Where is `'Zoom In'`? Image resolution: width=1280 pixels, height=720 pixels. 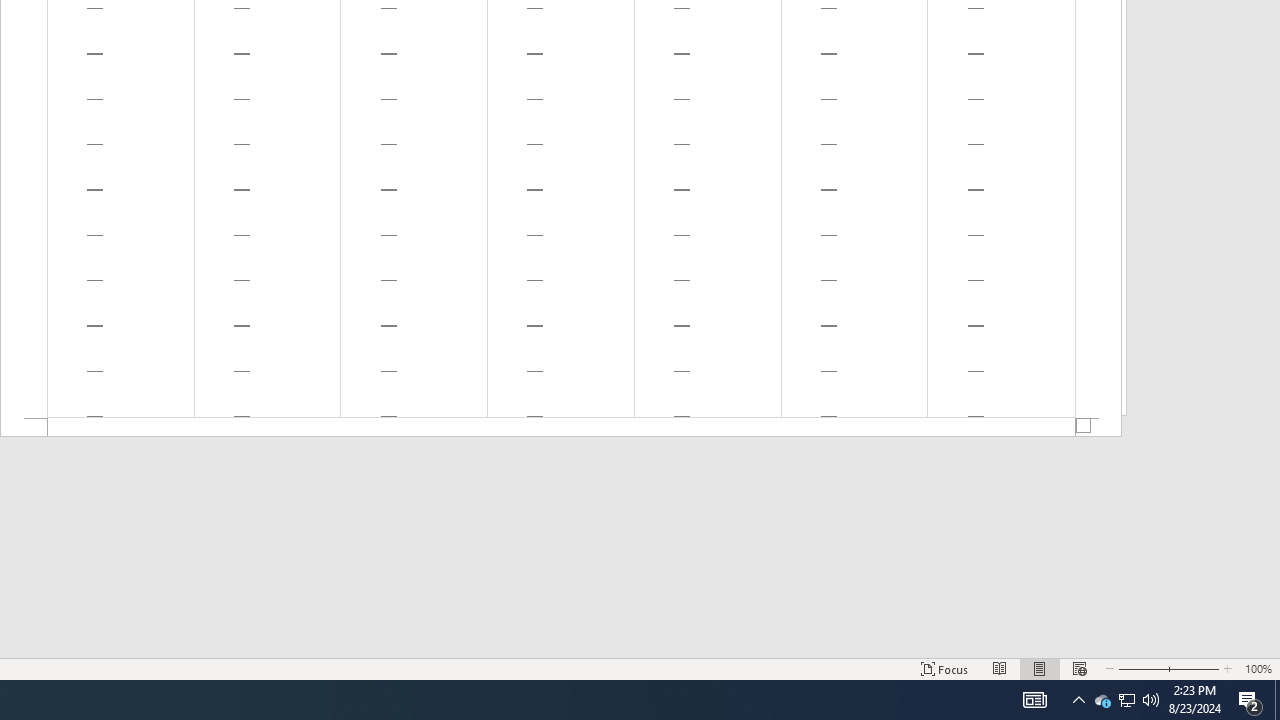
'Zoom In' is located at coordinates (1195, 669).